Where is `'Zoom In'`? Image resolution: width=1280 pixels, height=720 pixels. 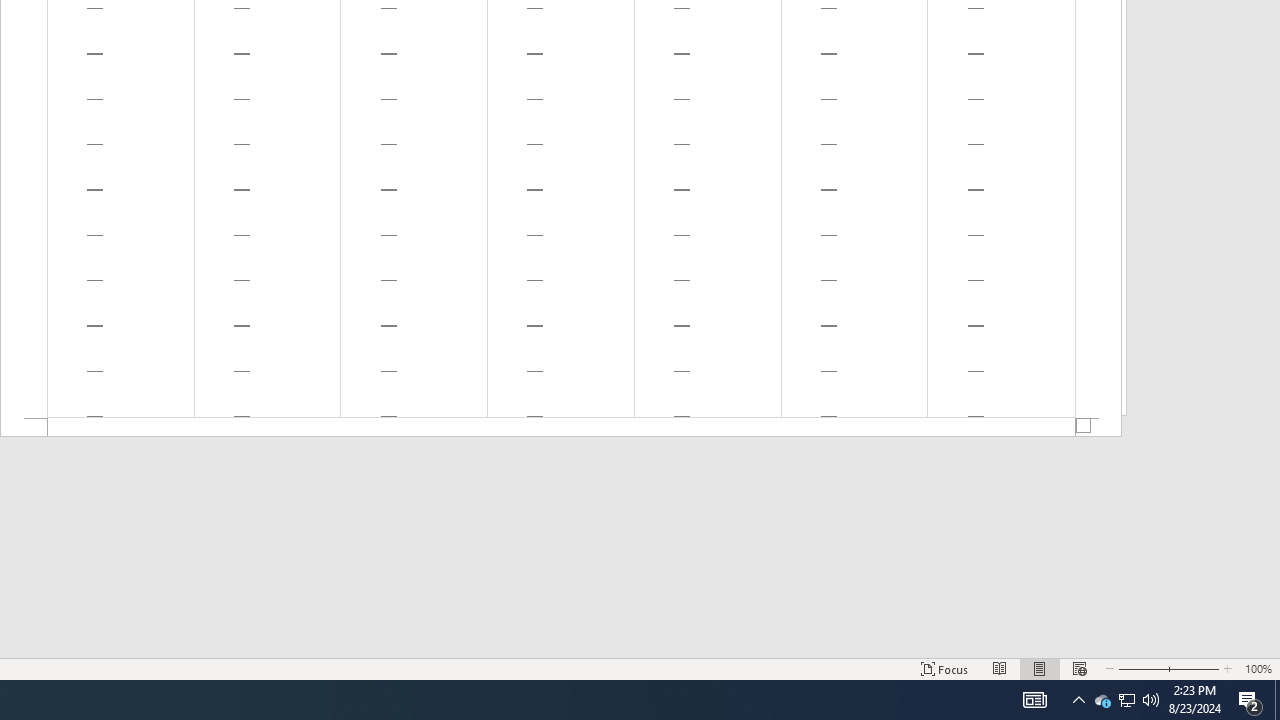
'Zoom In' is located at coordinates (1195, 669).